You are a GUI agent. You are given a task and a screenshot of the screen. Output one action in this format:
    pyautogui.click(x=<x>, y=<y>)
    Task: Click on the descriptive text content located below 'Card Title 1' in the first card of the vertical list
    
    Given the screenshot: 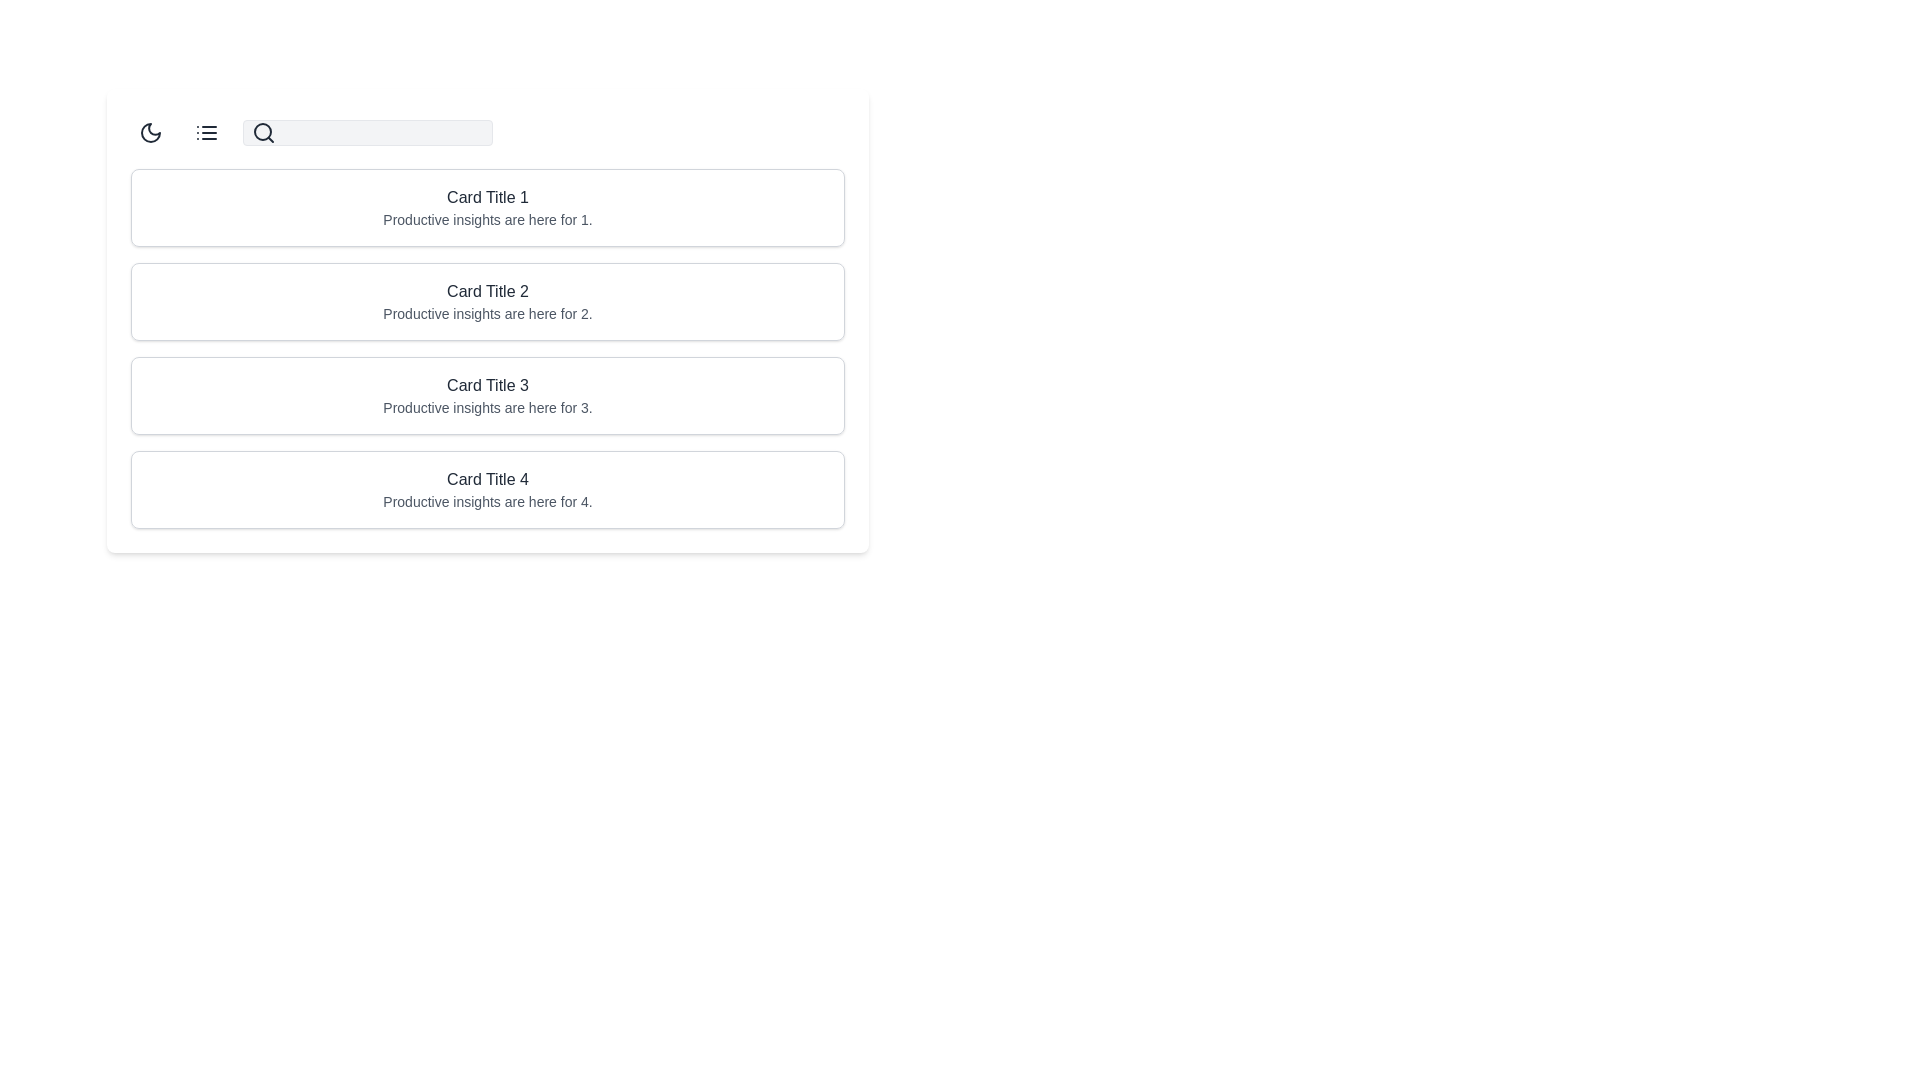 What is the action you would take?
    pyautogui.click(x=488, y=219)
    